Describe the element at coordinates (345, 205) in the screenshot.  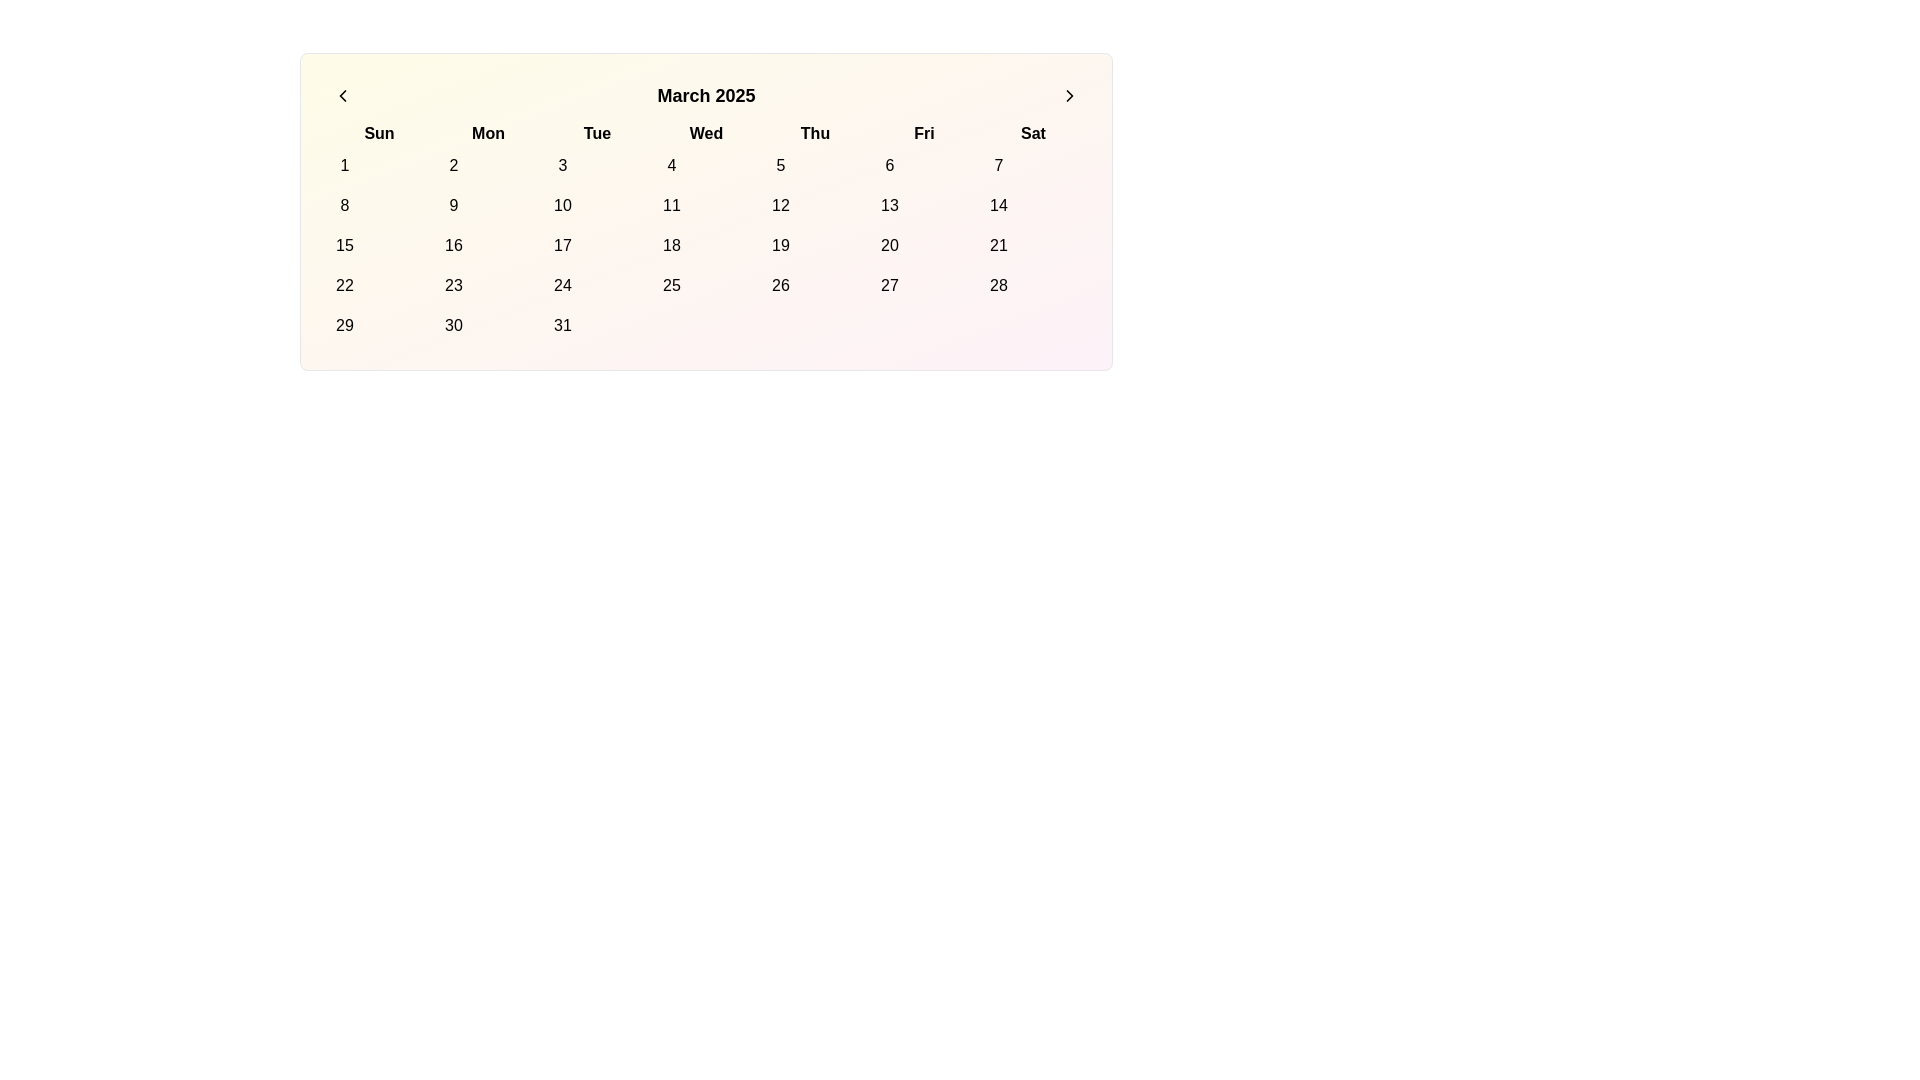
I see `the calendar date button located in the second row and first column under the 'Sun' header` at that location.